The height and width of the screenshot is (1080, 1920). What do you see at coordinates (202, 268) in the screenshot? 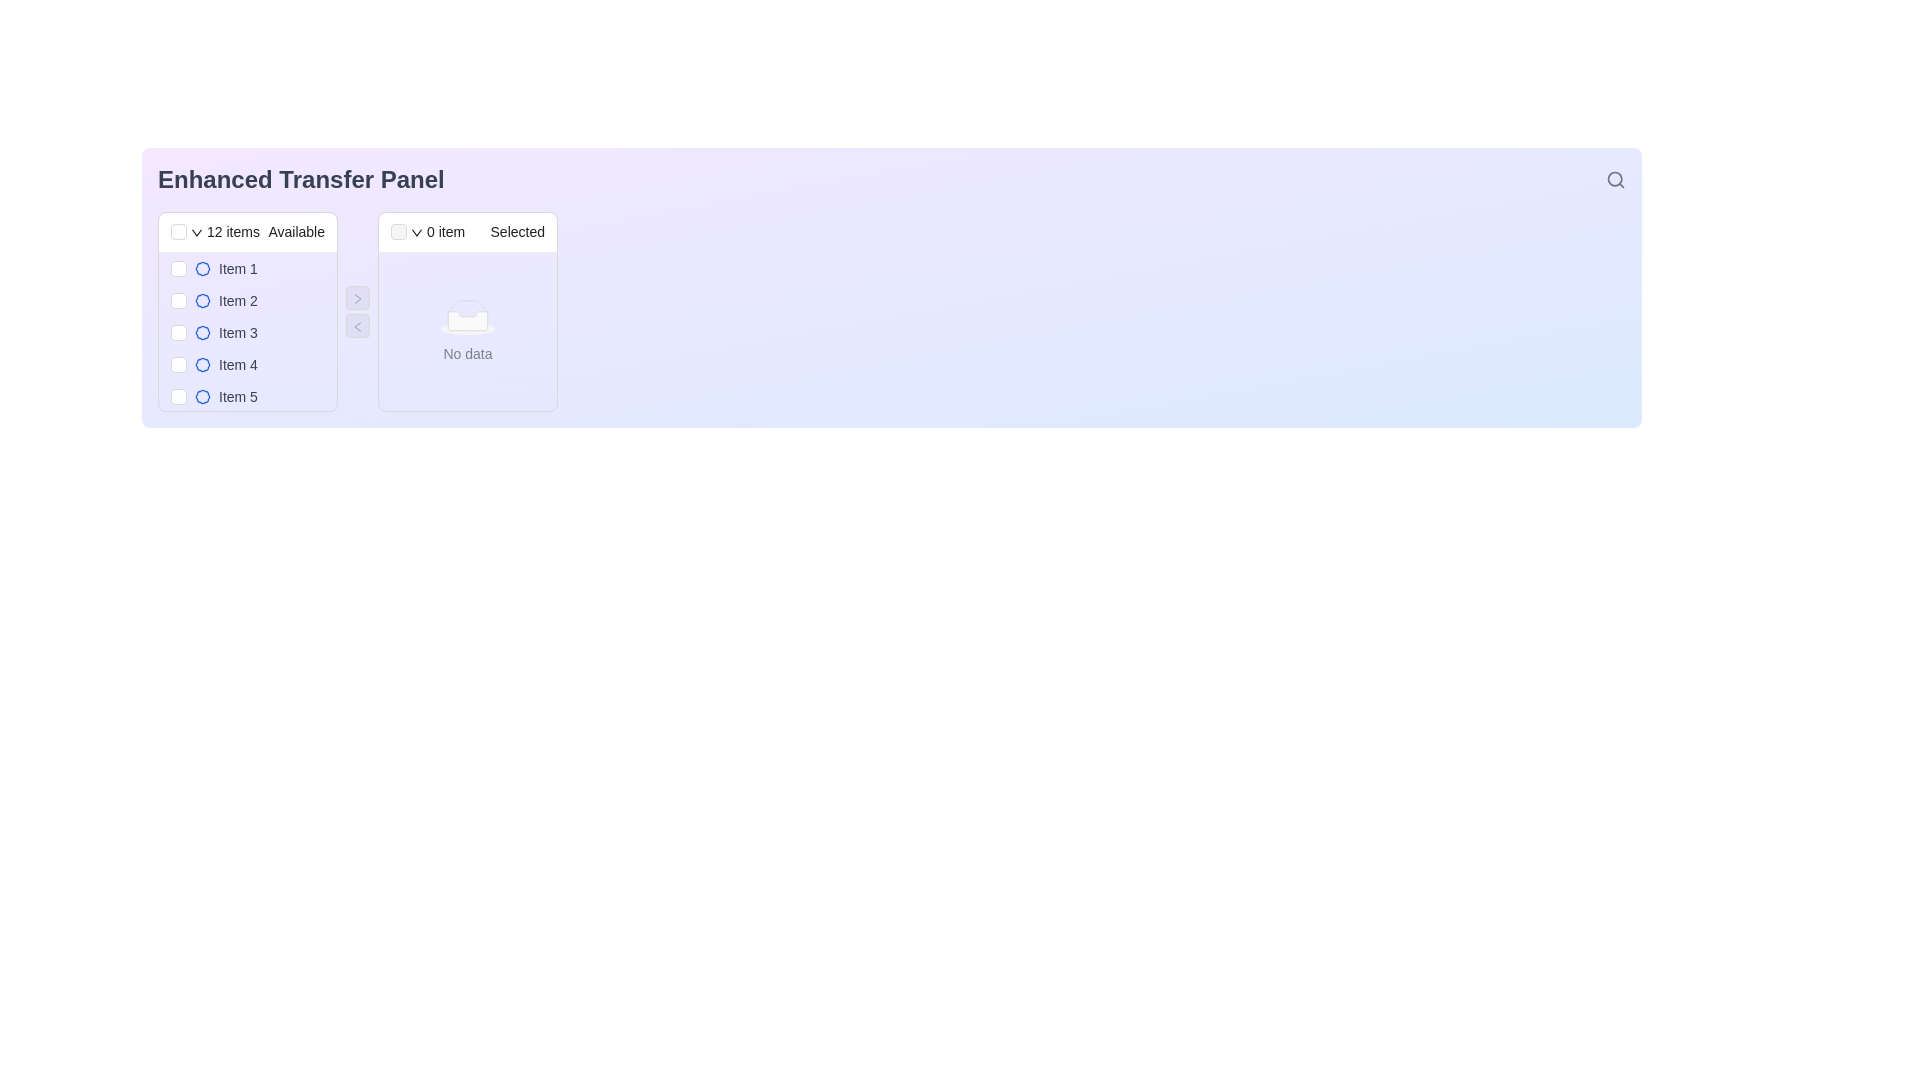
I see `the visual representation of the blue badge icon located adjacent to the label 'Item 1' in the 'Available' section of the Enhanced Transfer Panel` at bounding box center [202, 268].